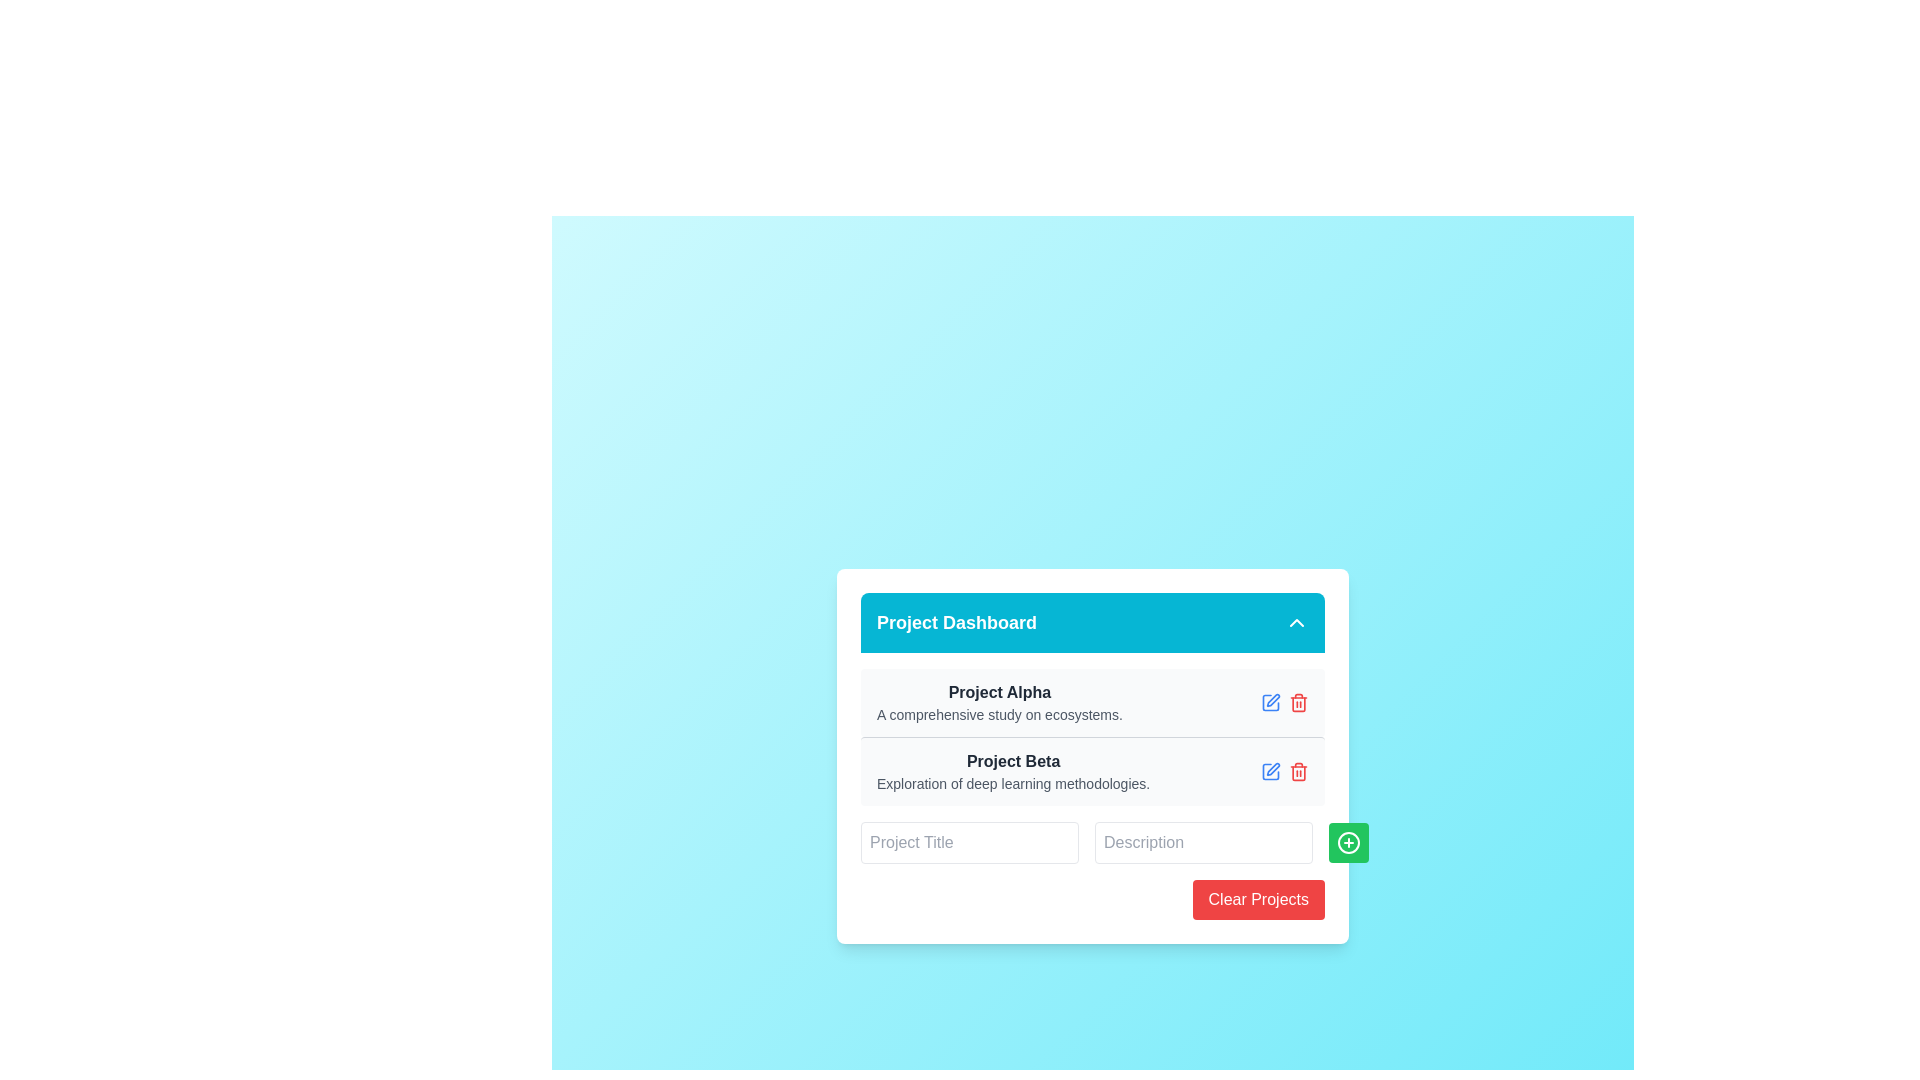 This screenshot has width=1920, height=1080. I want to click on the icon representing 'Project Beta' located in the second row of the project list in the project dashboard interface, so click(1270, 770).